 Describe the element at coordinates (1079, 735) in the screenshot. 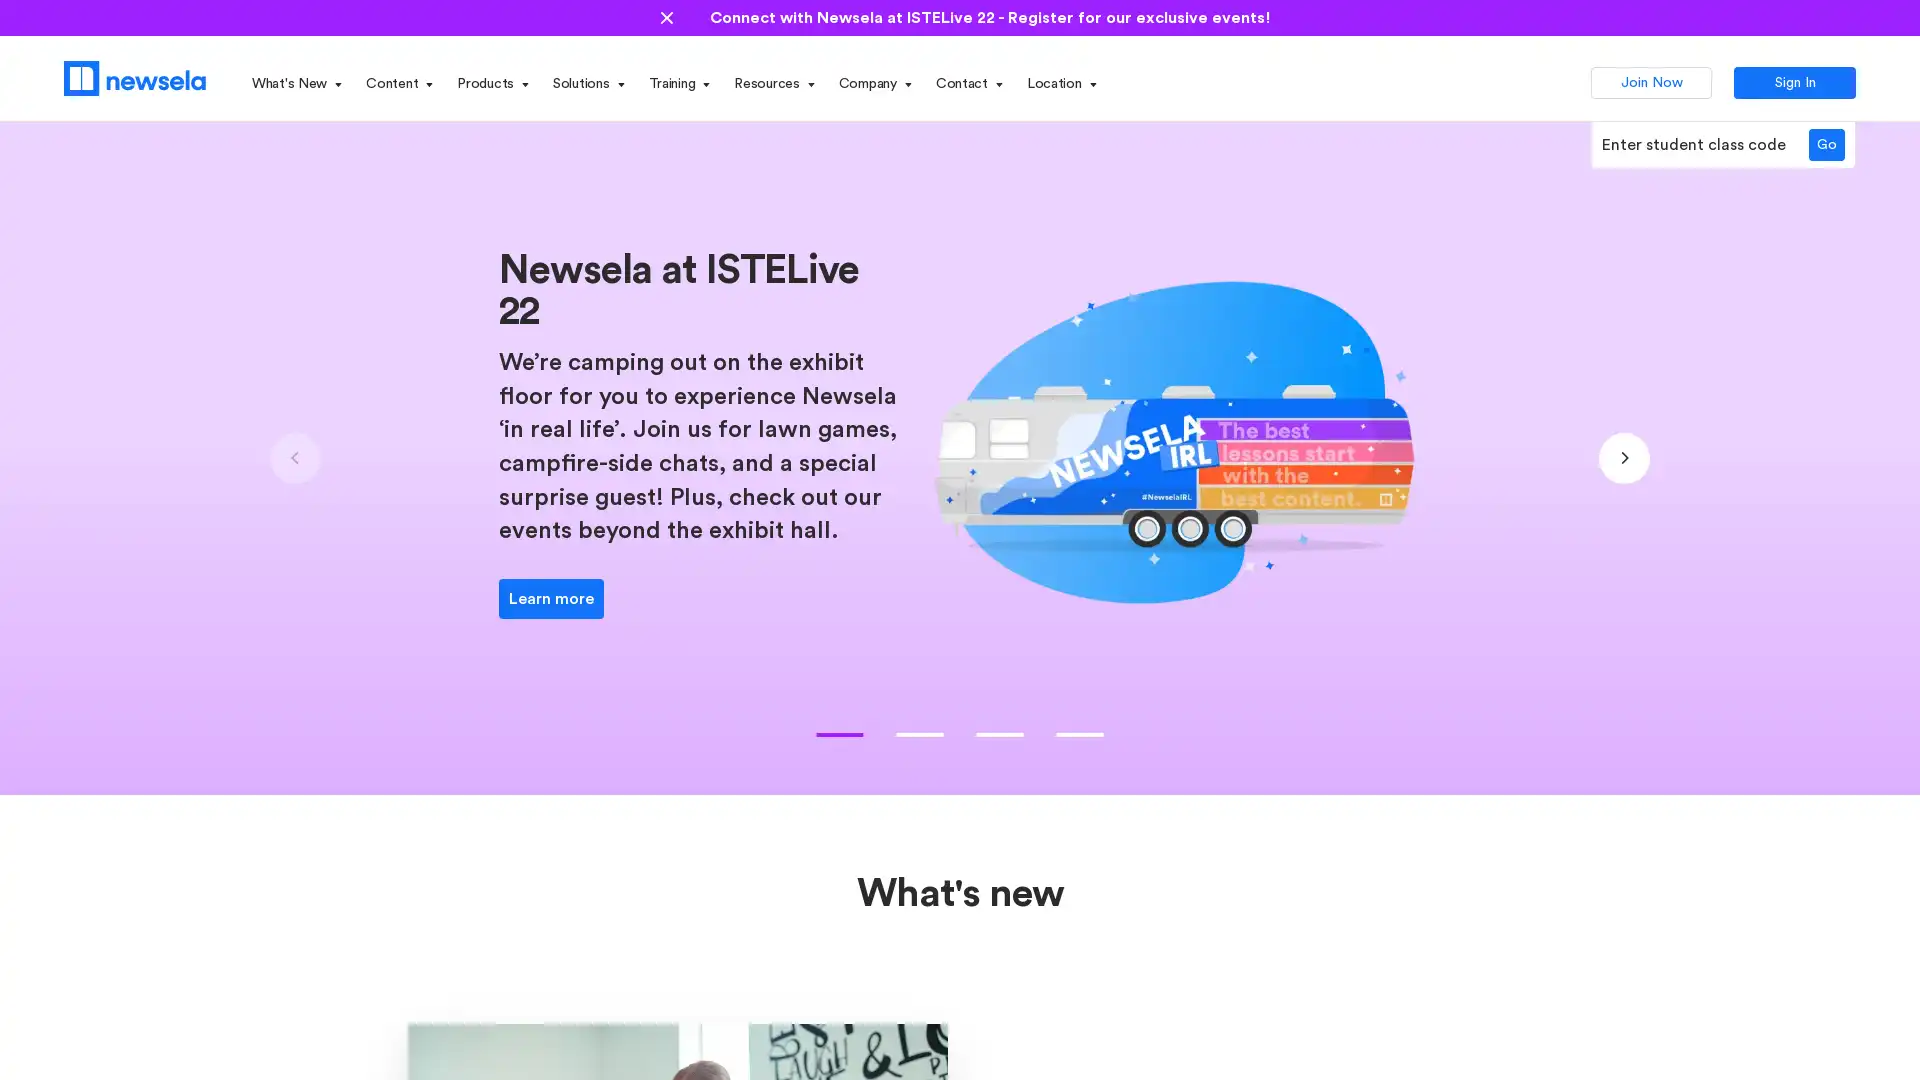

I see `Go to slide 3` at that location.